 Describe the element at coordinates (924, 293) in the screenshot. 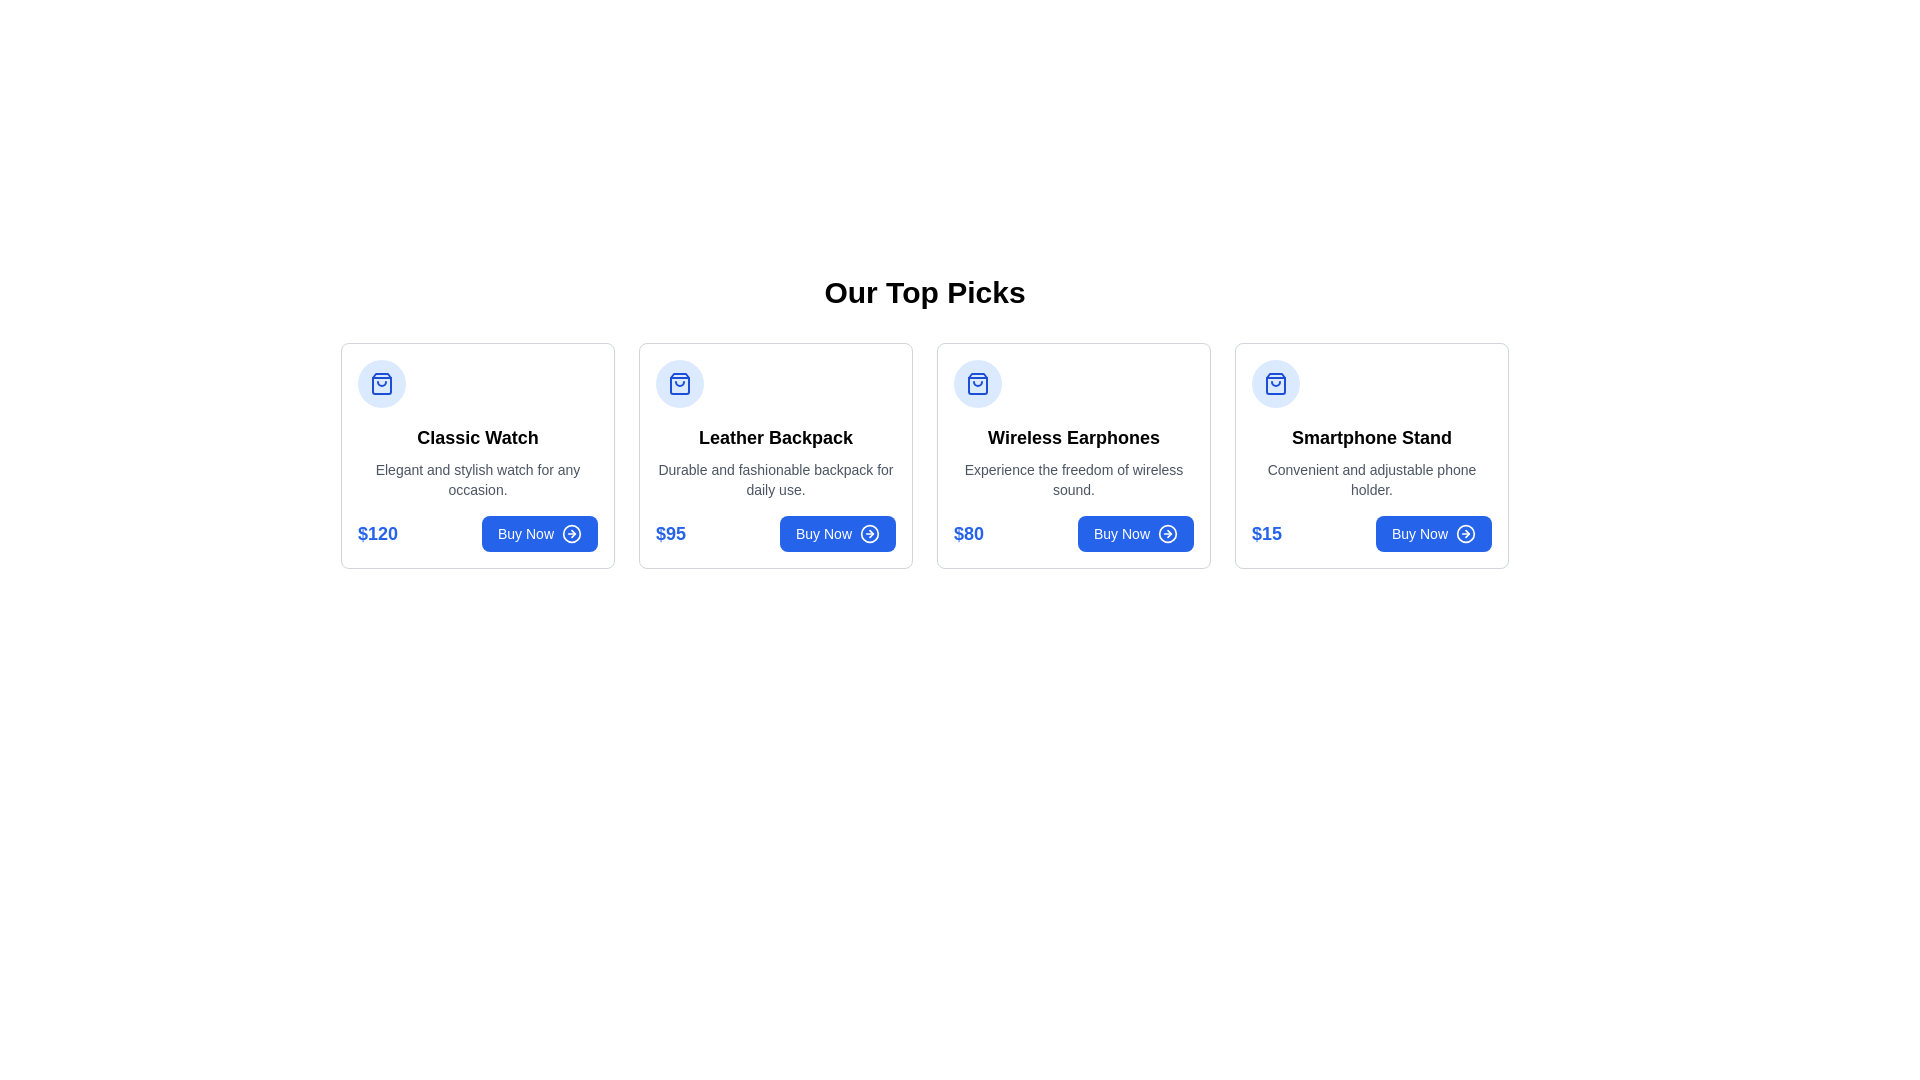

I see `header text displayed at the top of the section, which introduces the list of products below it` at that location.